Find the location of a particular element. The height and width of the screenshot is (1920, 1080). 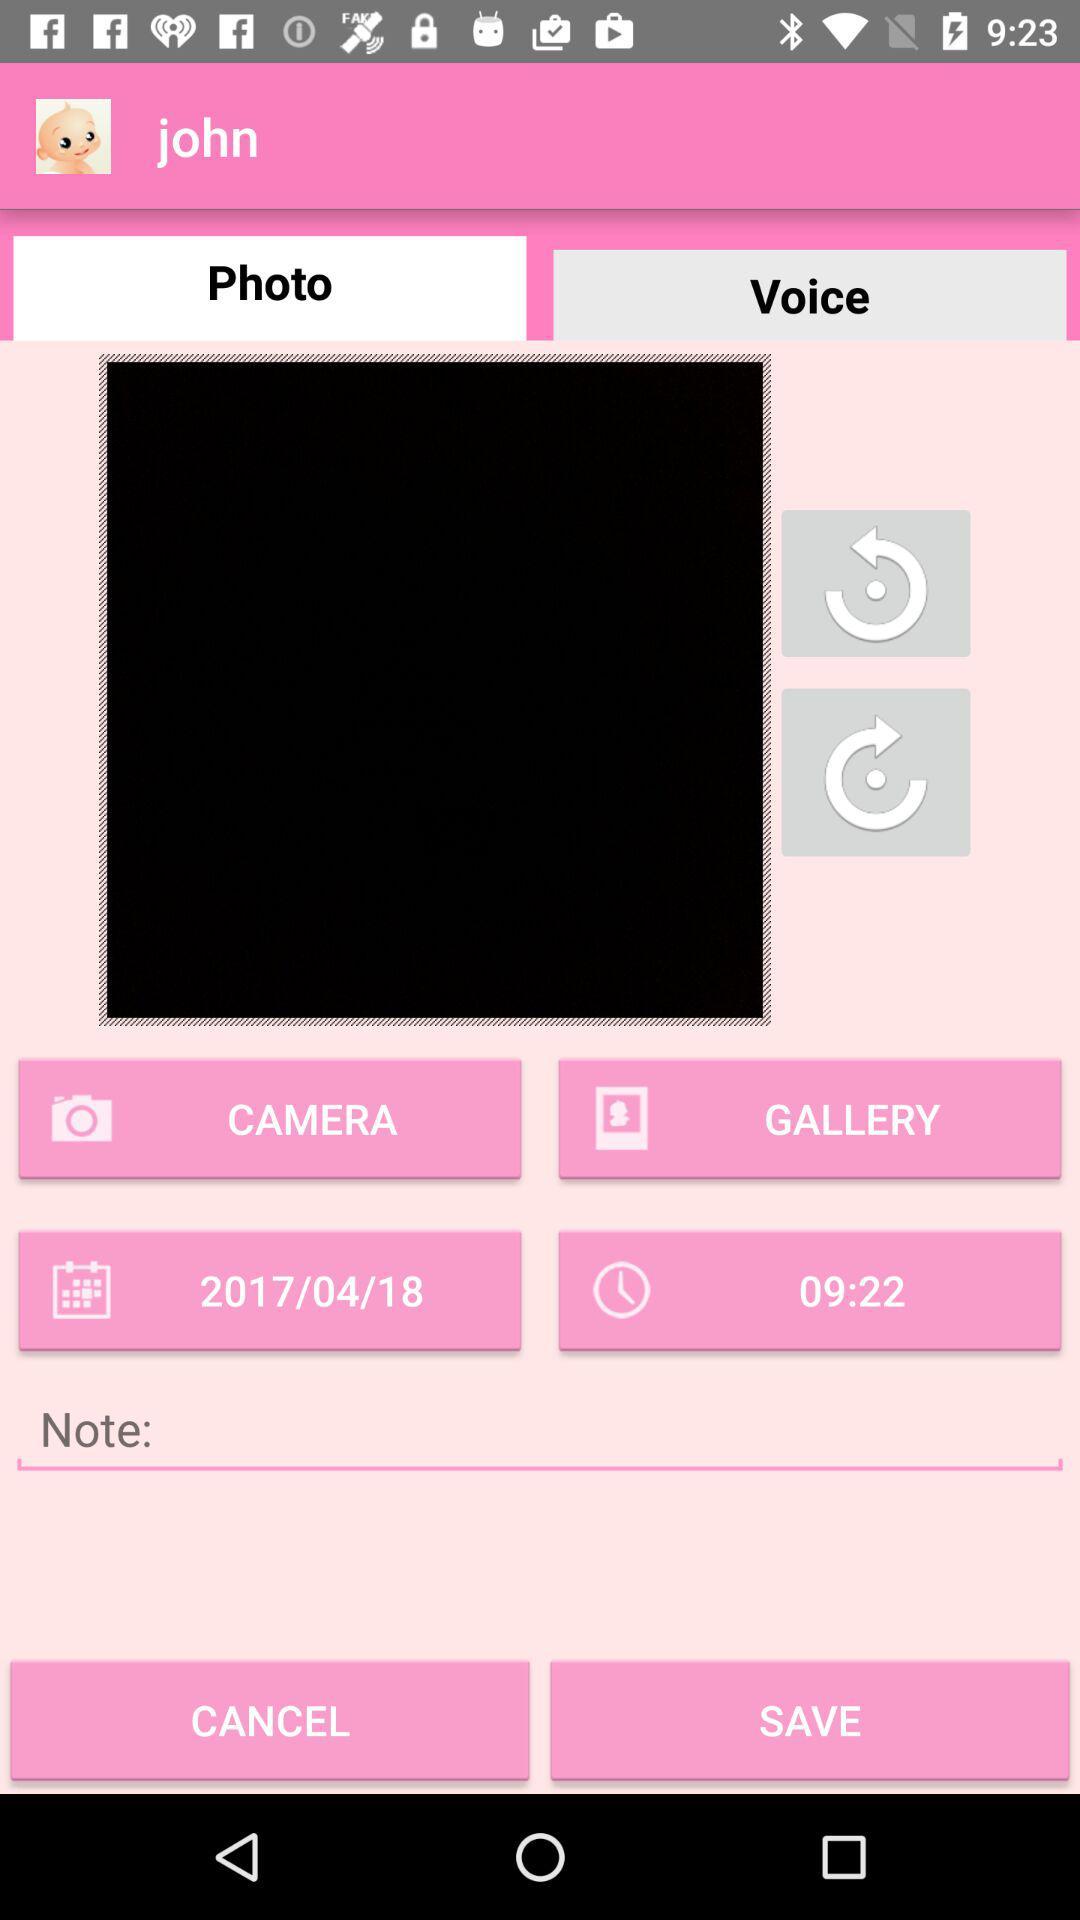

the second icon below voice is located at coordinates (874, 771).